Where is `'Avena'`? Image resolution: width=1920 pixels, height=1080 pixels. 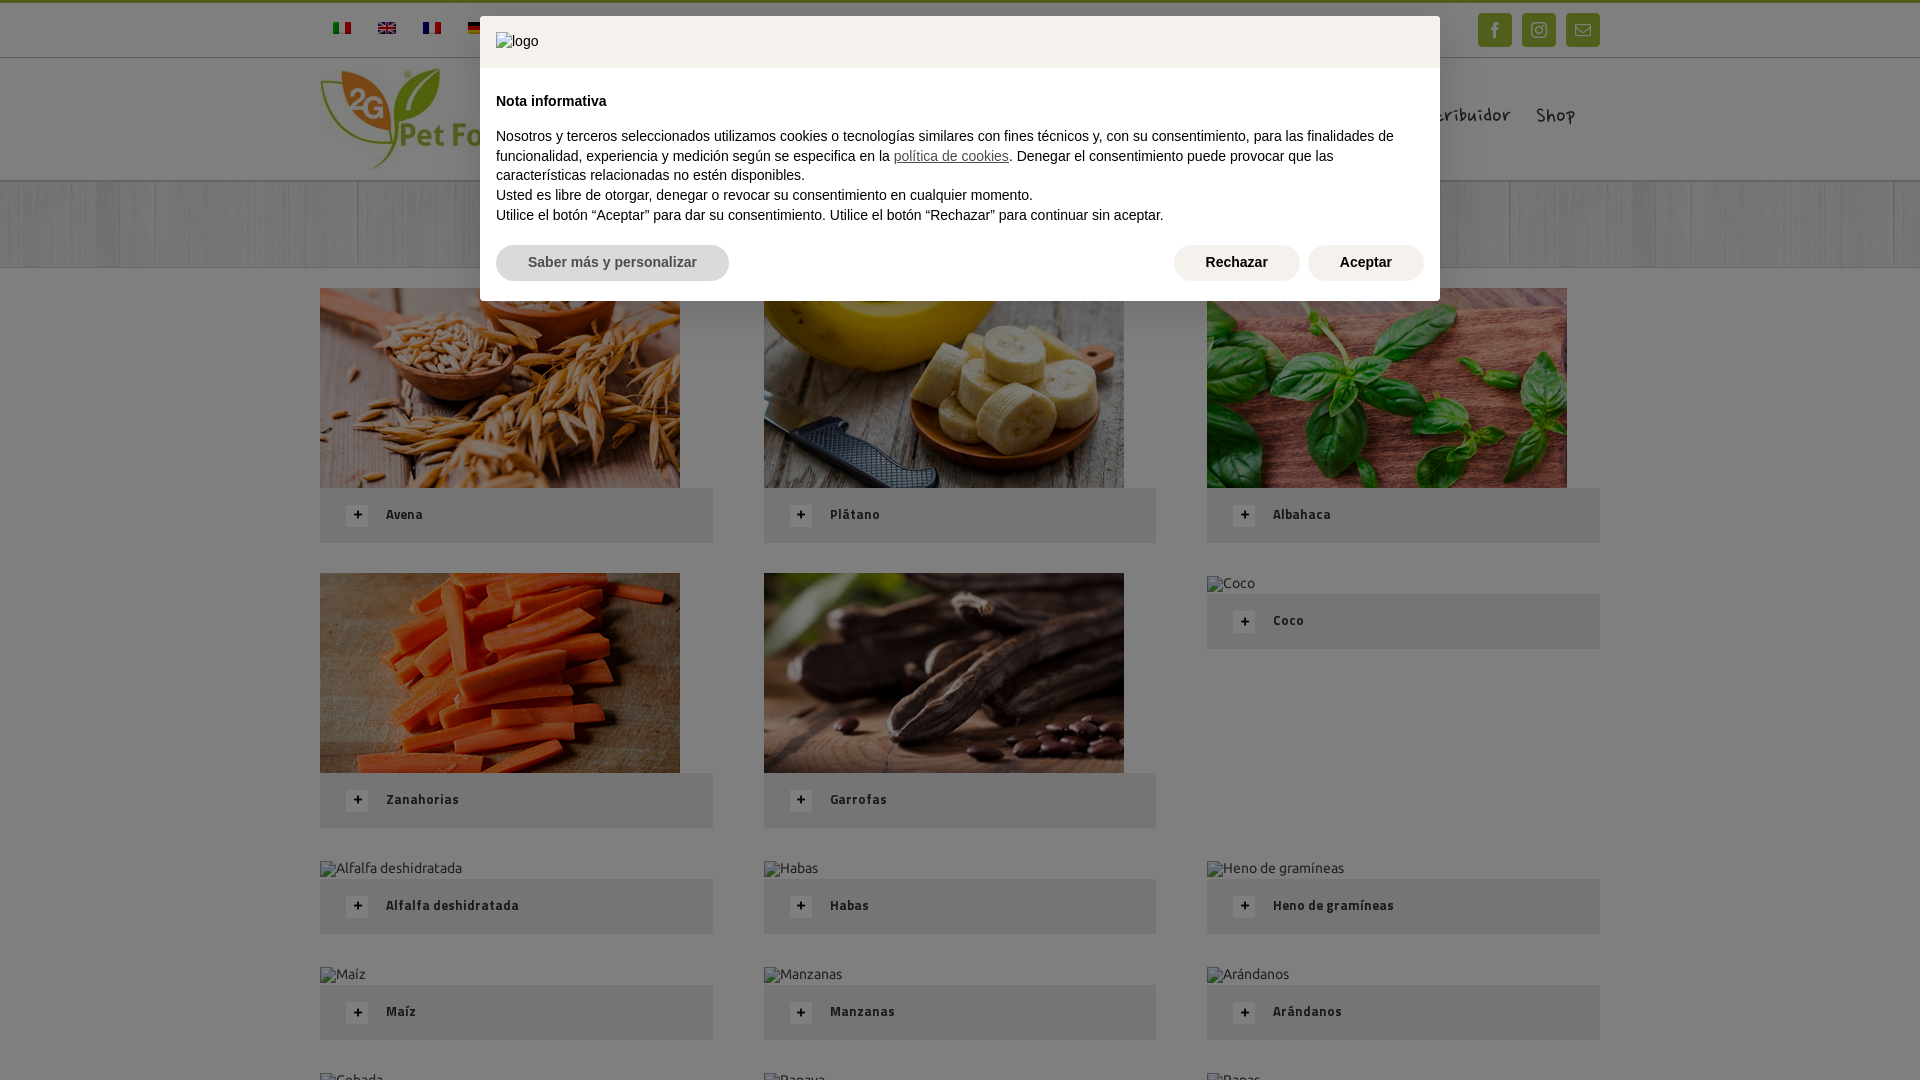 'Avena' is located at coordinates (499, 388).